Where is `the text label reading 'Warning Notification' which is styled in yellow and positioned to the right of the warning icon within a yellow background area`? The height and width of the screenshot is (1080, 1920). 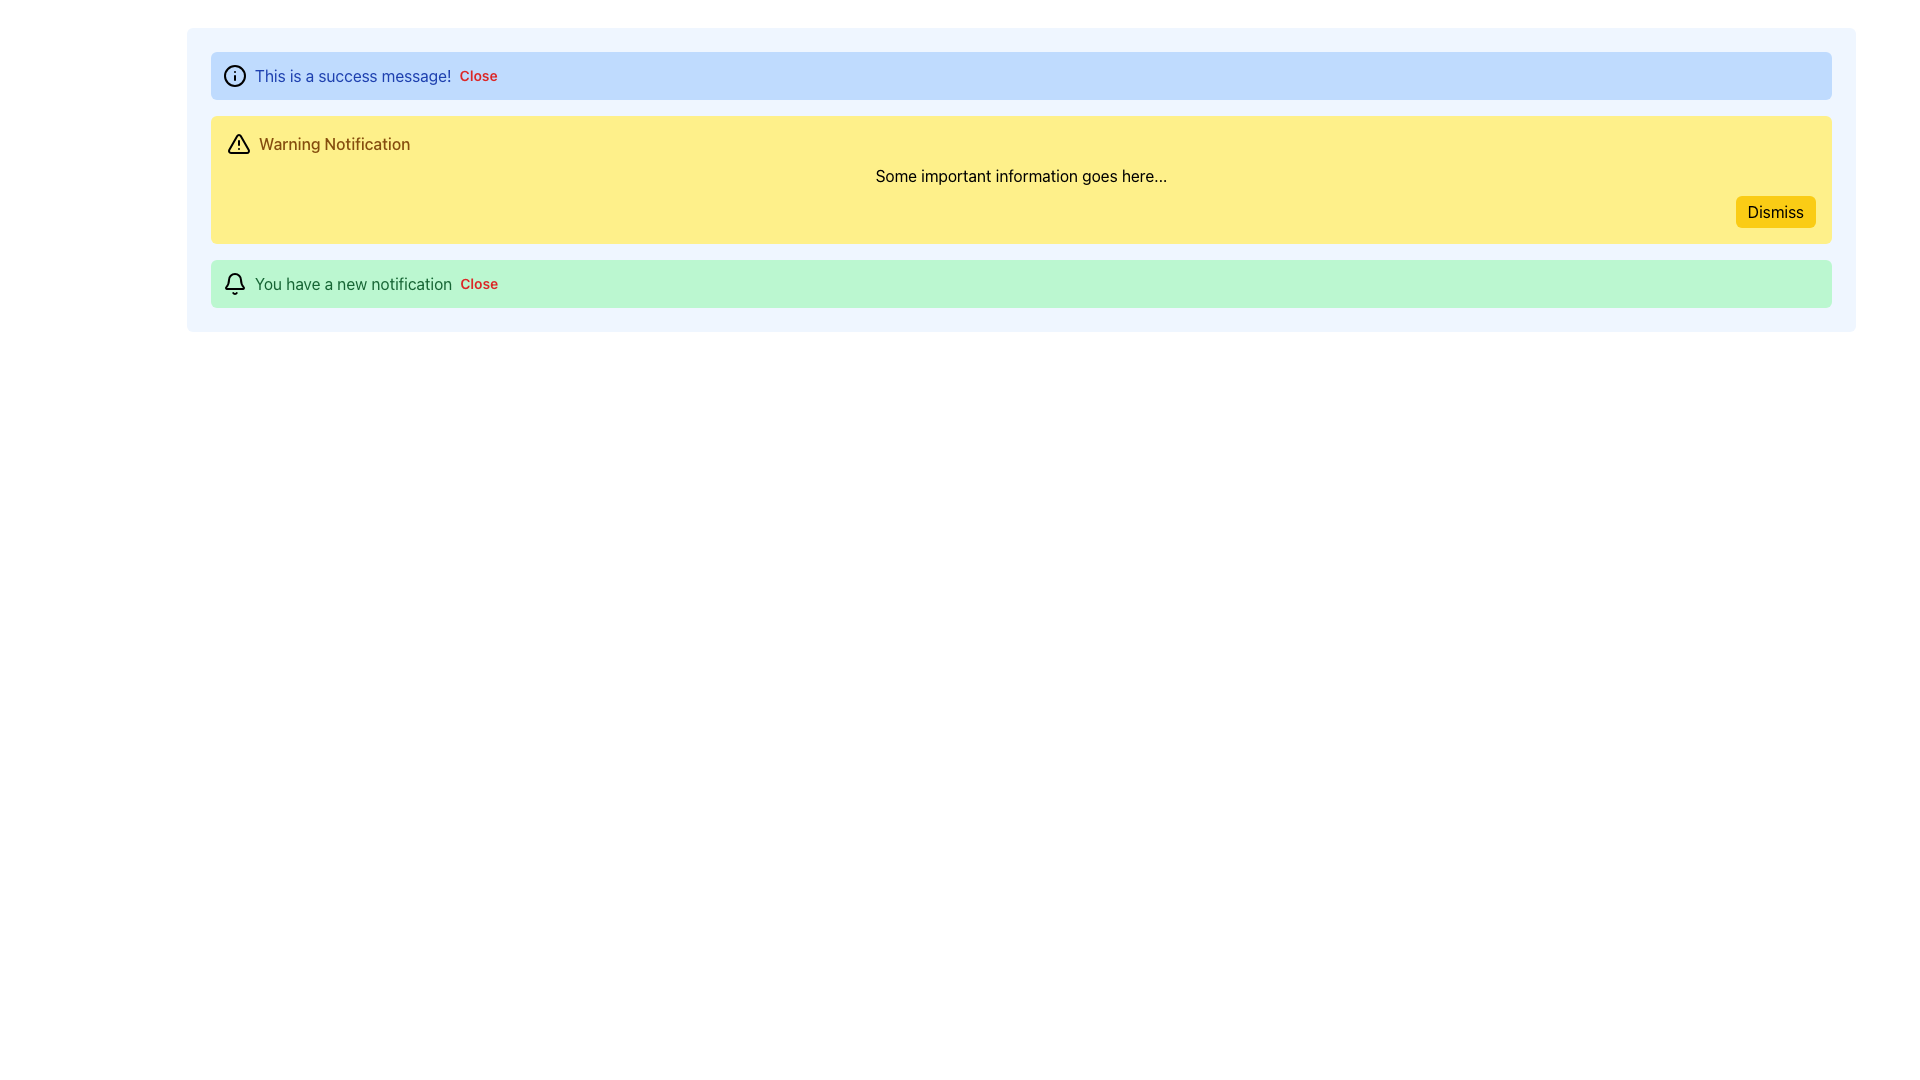 the text label reading 'Warning Notification' which is styled in yellow and positioned to the right of the warning icon within a yellow background area is located at coordinates (334, 142).